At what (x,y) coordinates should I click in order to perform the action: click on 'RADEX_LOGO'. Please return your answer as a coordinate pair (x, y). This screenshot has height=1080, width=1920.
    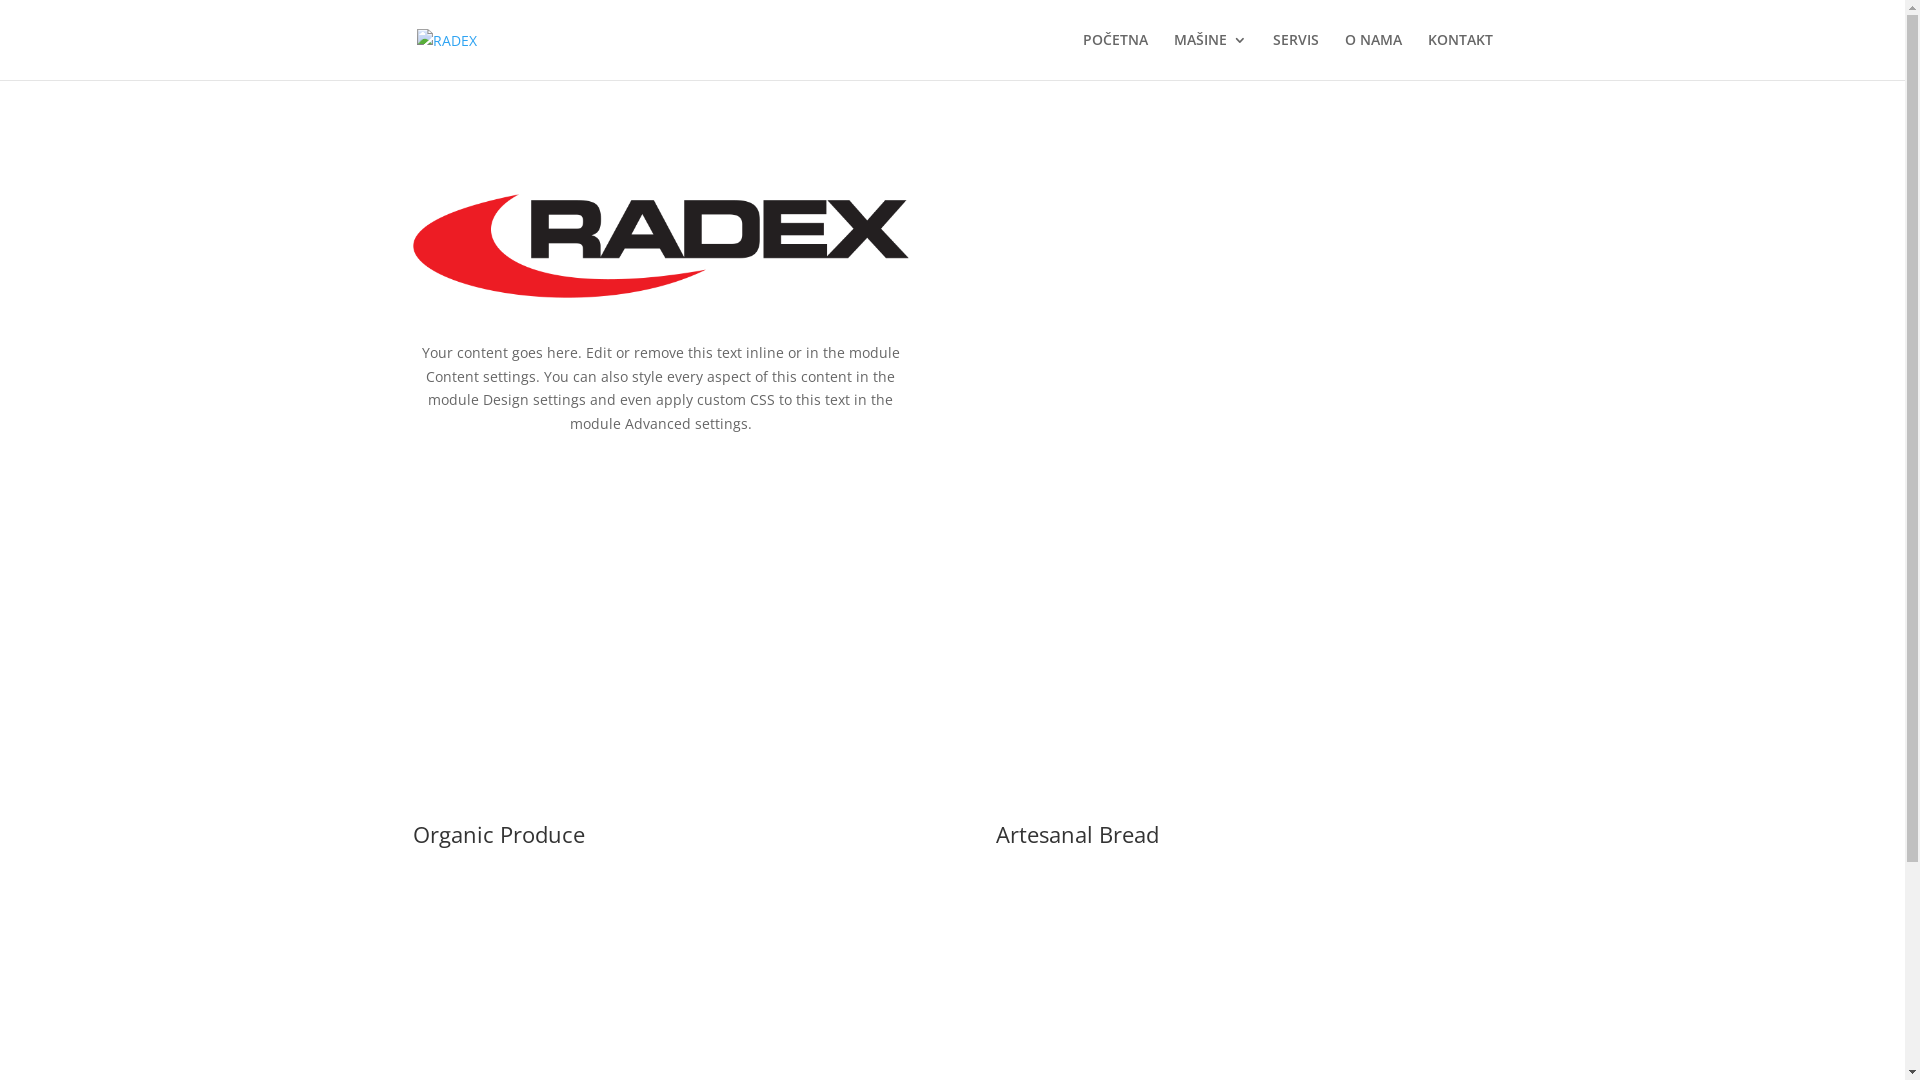
    Looking at the image, I should click on (660, 244).